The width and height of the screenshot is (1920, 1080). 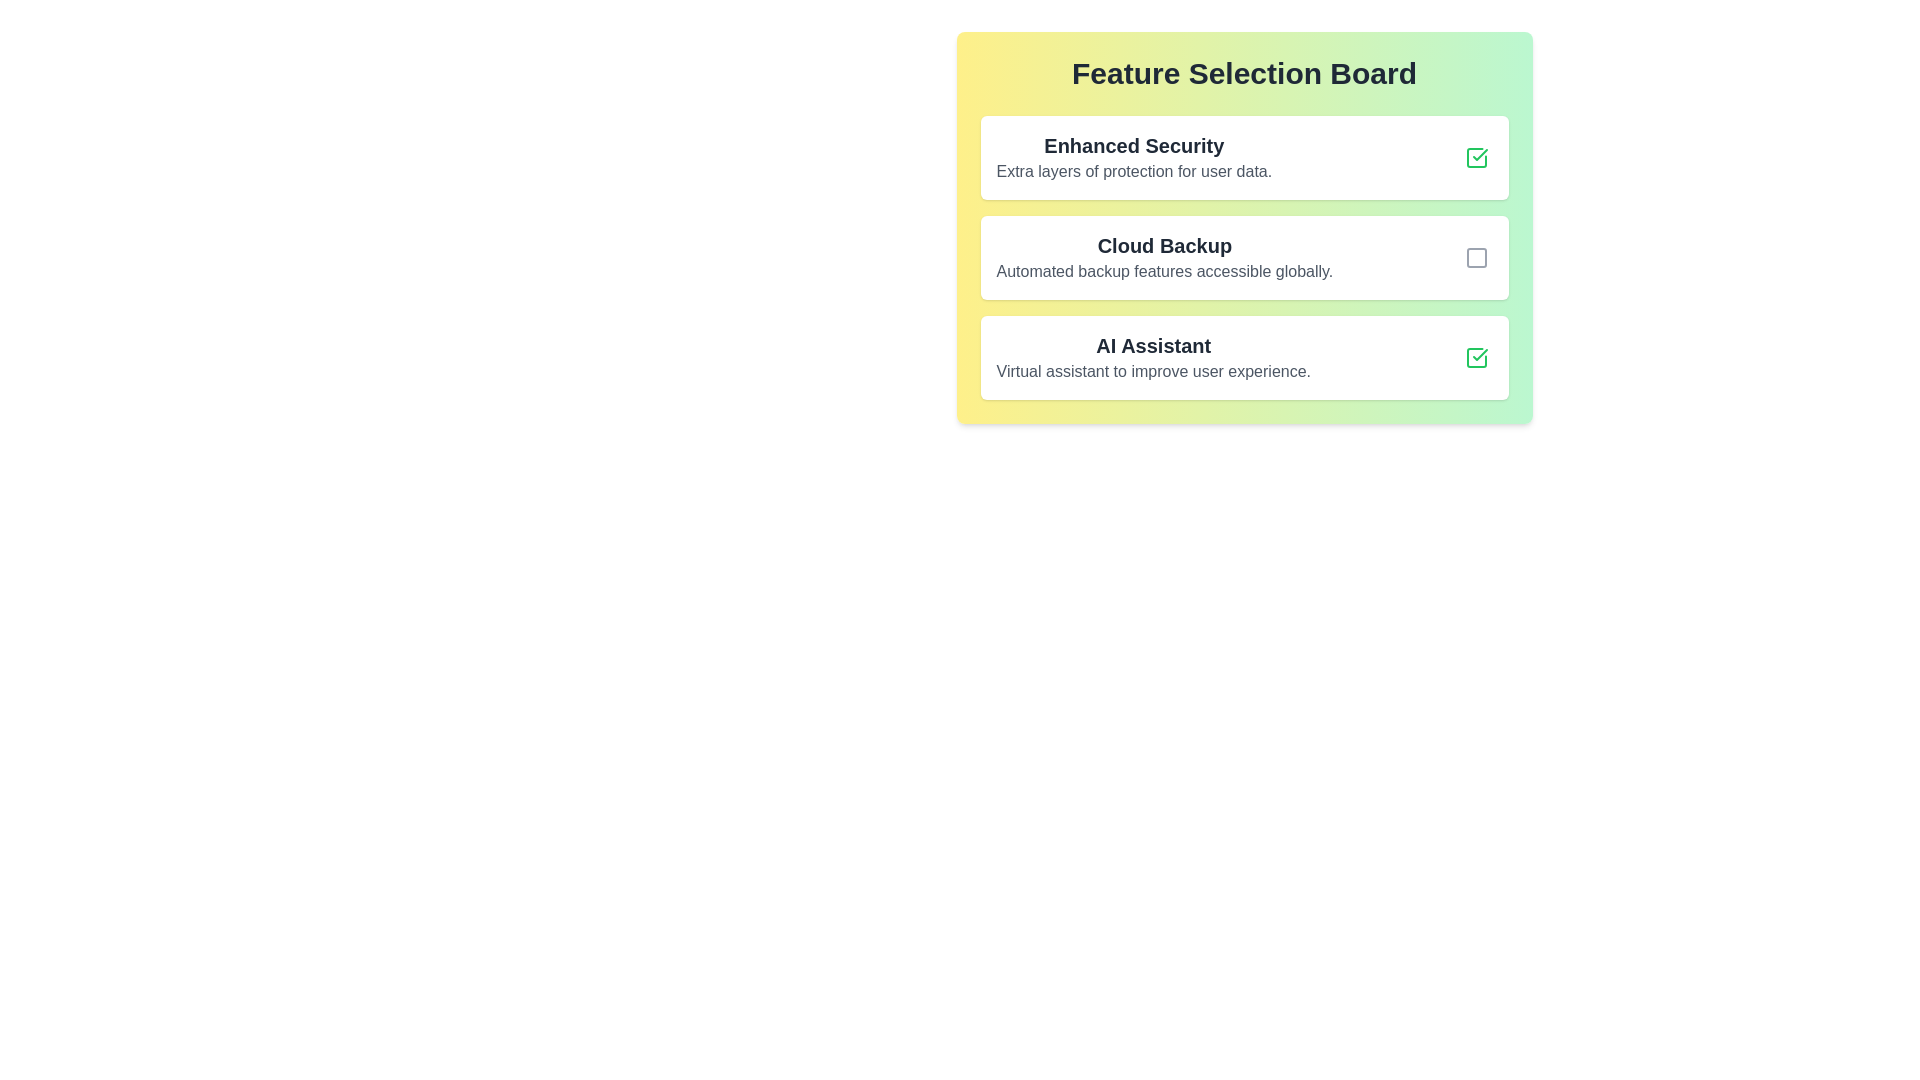 What do you see at coordinates (1476, 157) in the screenshot?
I see `the topmost checkbox of the 'Feature Selection Board' menu` at bounding box center [1476, 157].